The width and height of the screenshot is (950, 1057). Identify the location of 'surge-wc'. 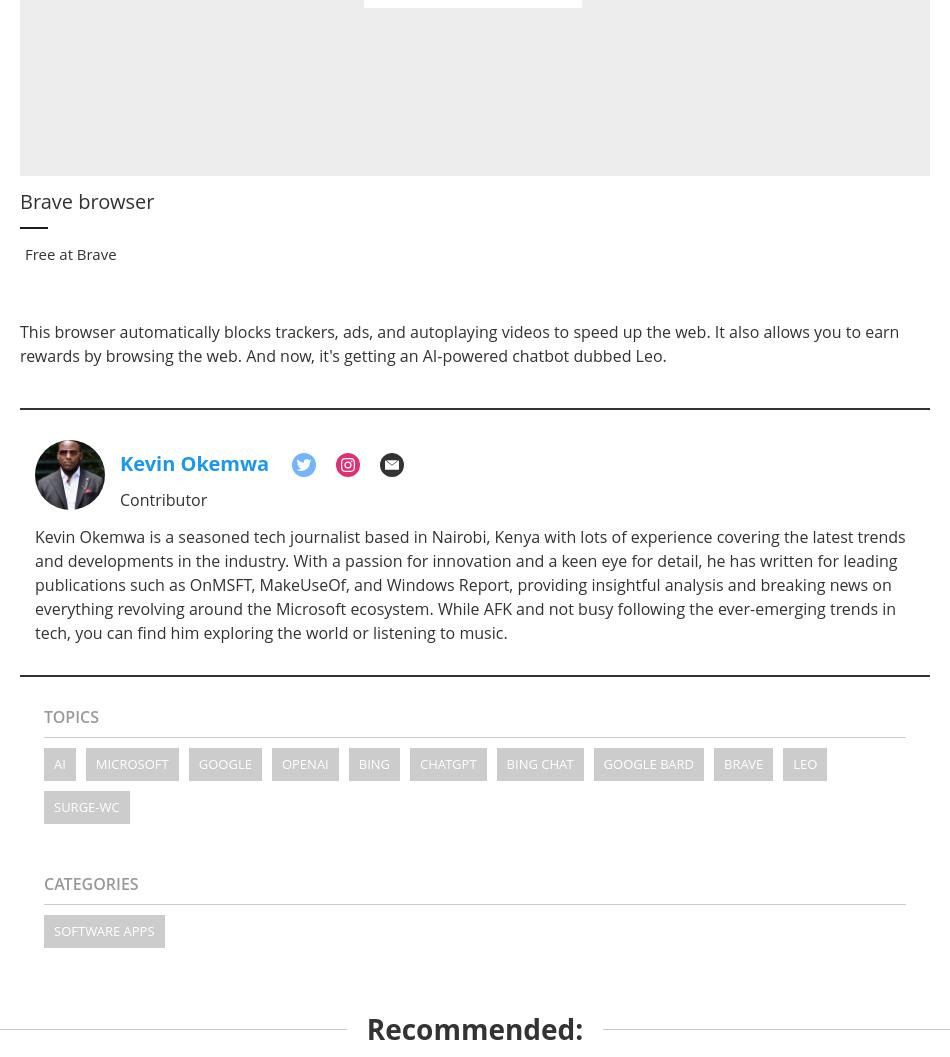
(86, 807).